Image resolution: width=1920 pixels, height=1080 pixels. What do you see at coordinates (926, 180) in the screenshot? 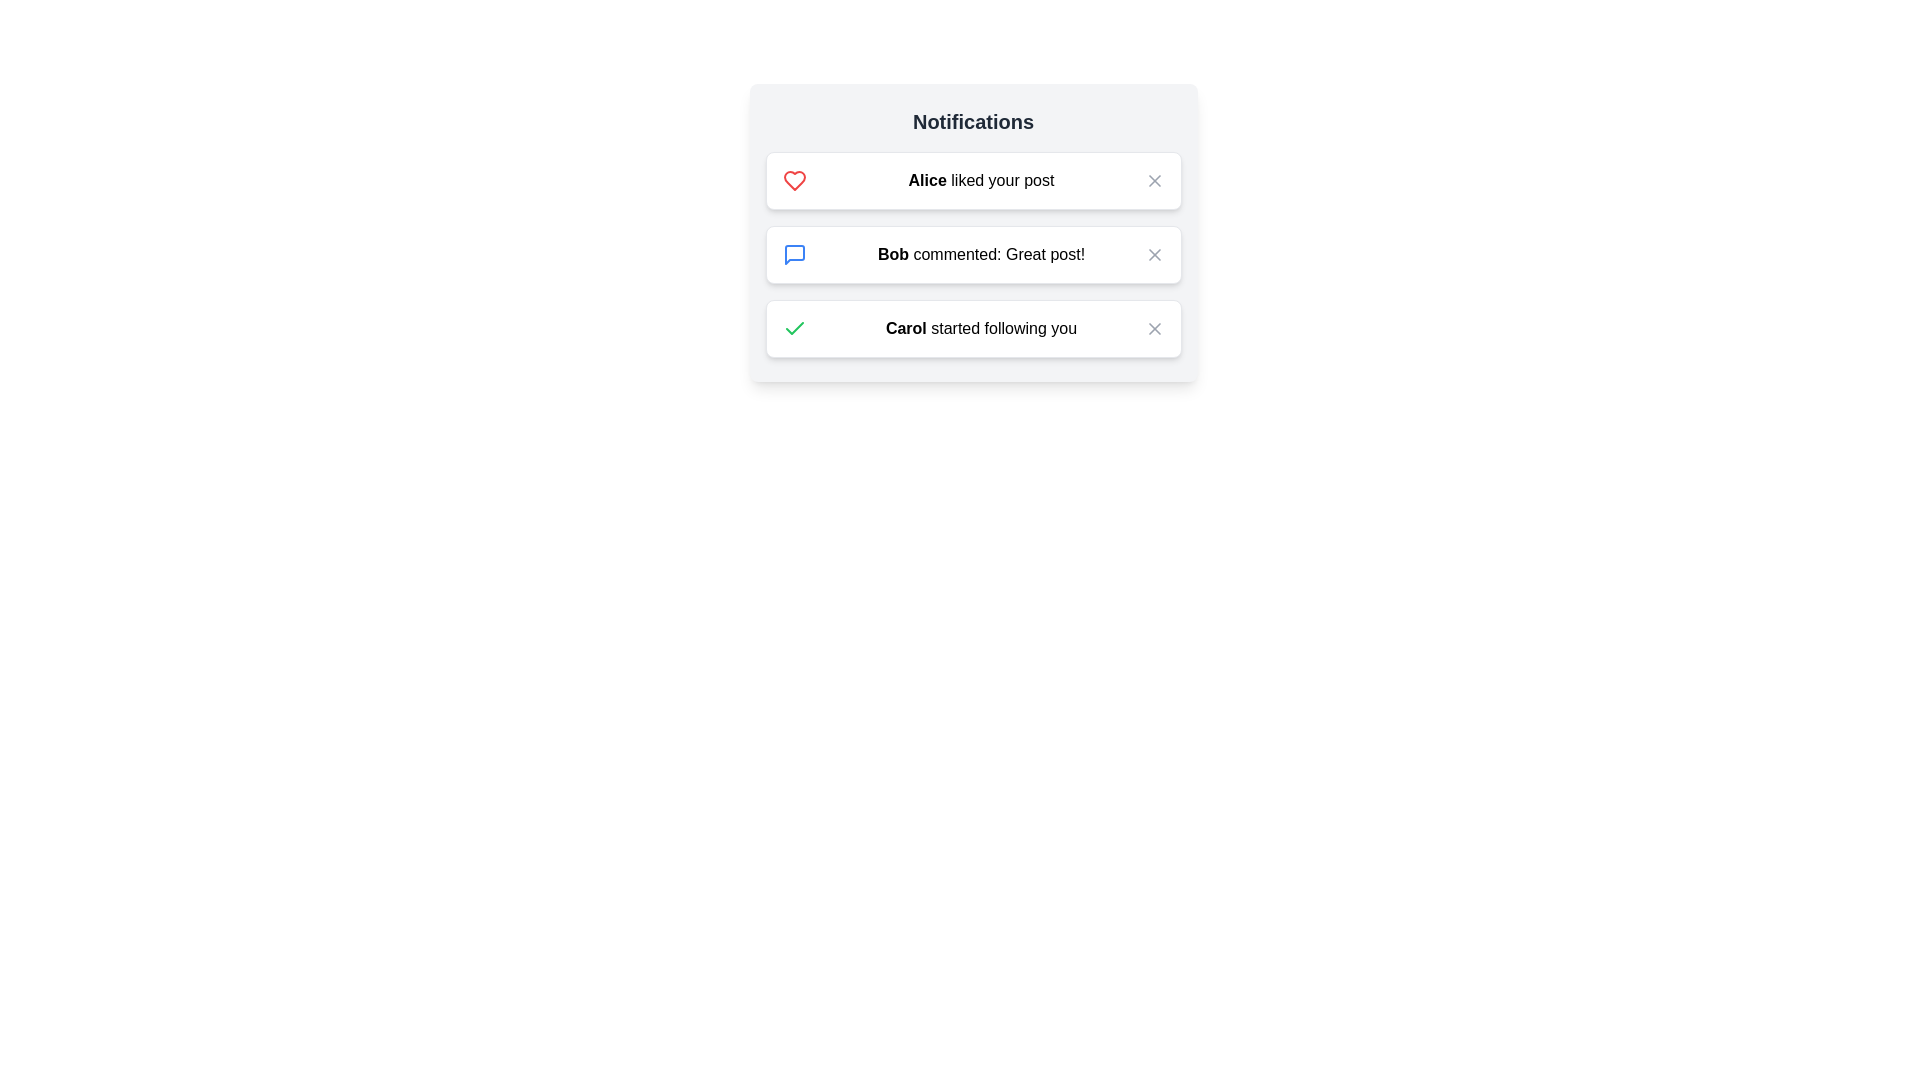
I see `the bold text displaying 'Alice' in the first notification entry of the notification panel` at bounding box center [926, 180].